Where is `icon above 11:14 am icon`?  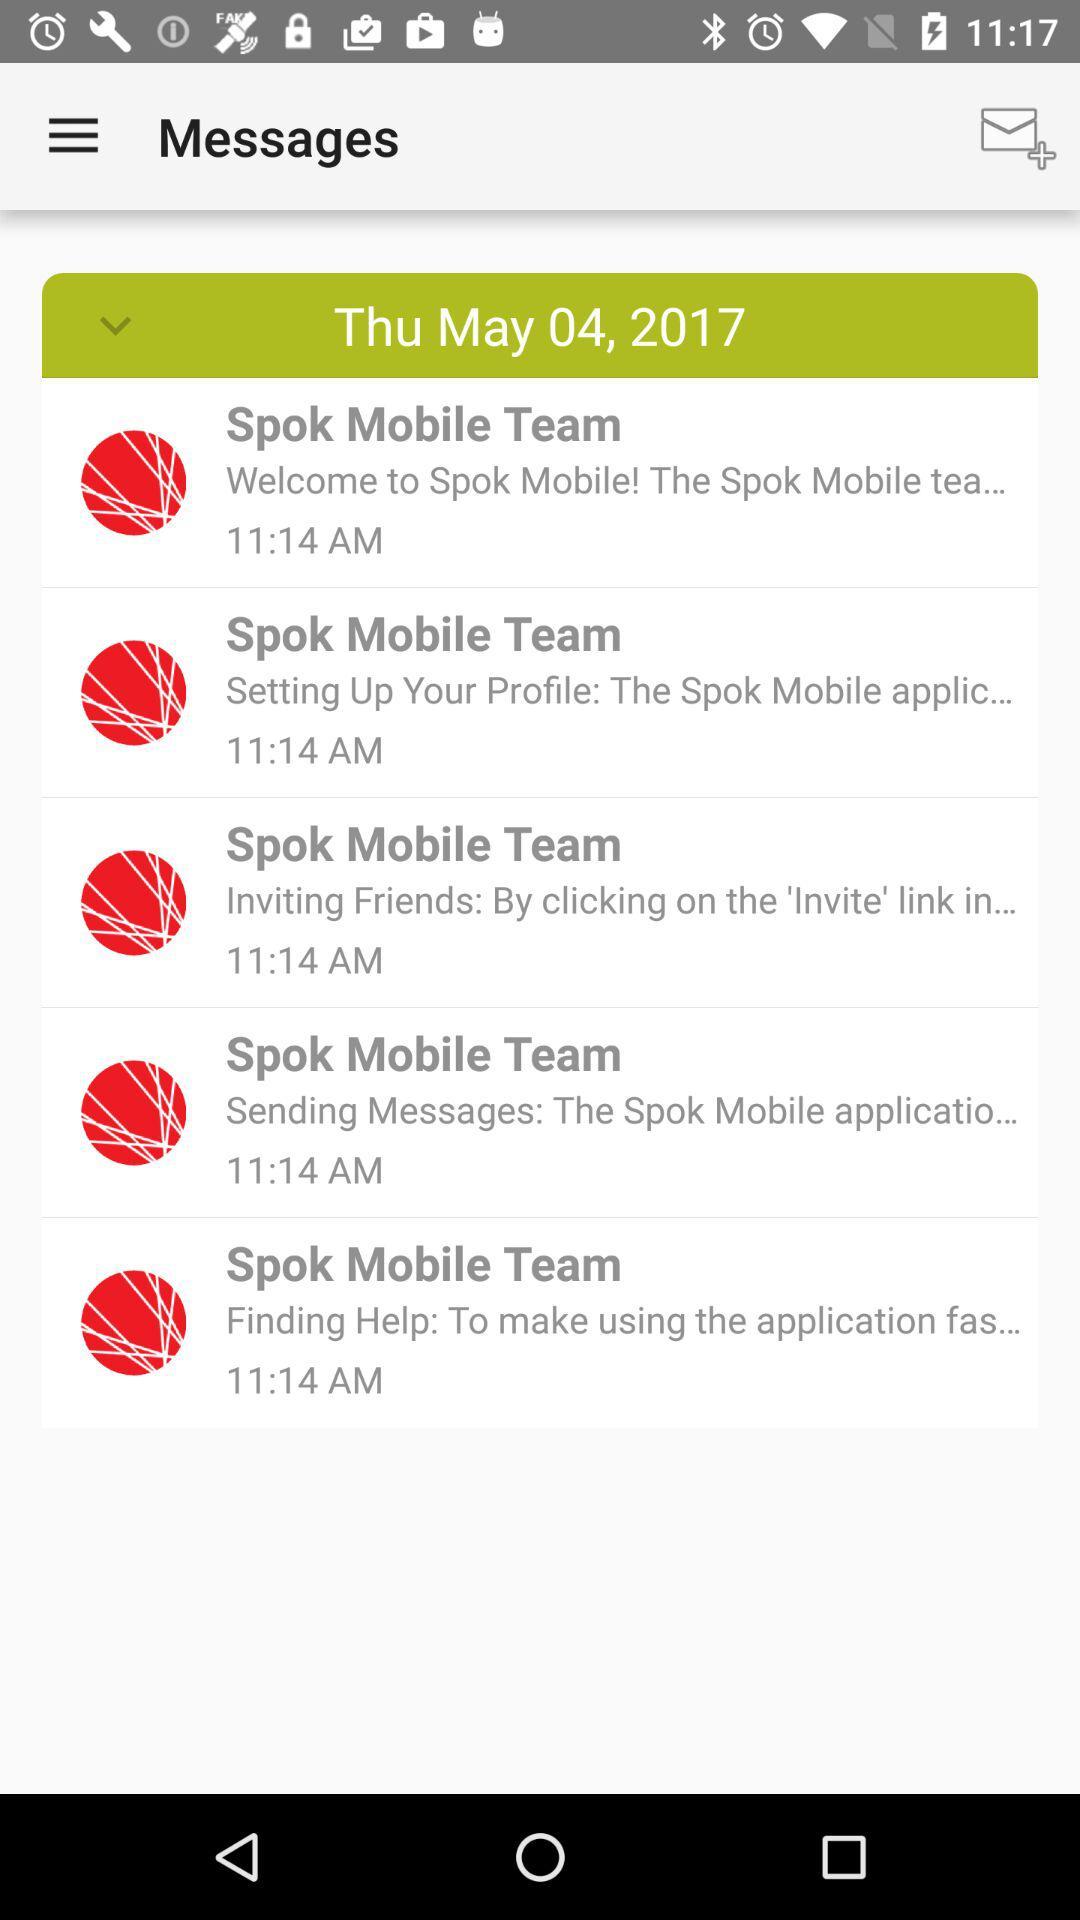
icon above 11:14 am icon is located at coordinates (624, 1319).